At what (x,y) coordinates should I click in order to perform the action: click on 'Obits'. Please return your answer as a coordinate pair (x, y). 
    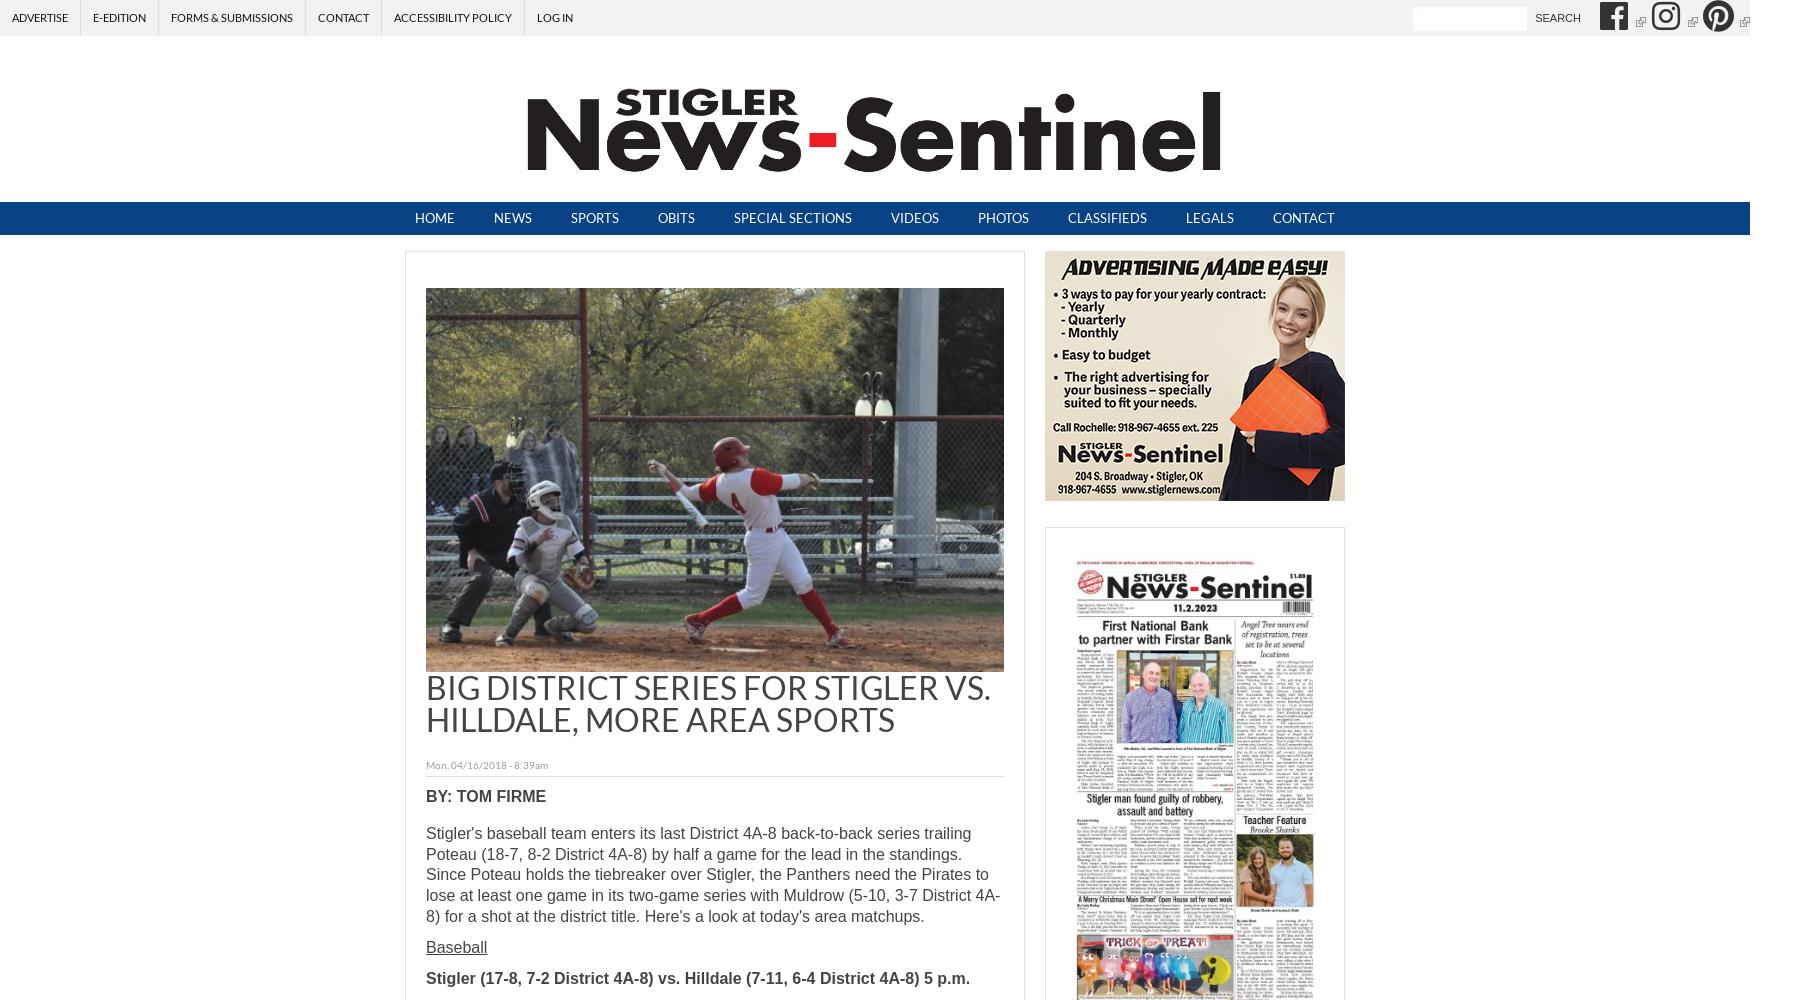
    Looking at the image, I should click on (675, 217).